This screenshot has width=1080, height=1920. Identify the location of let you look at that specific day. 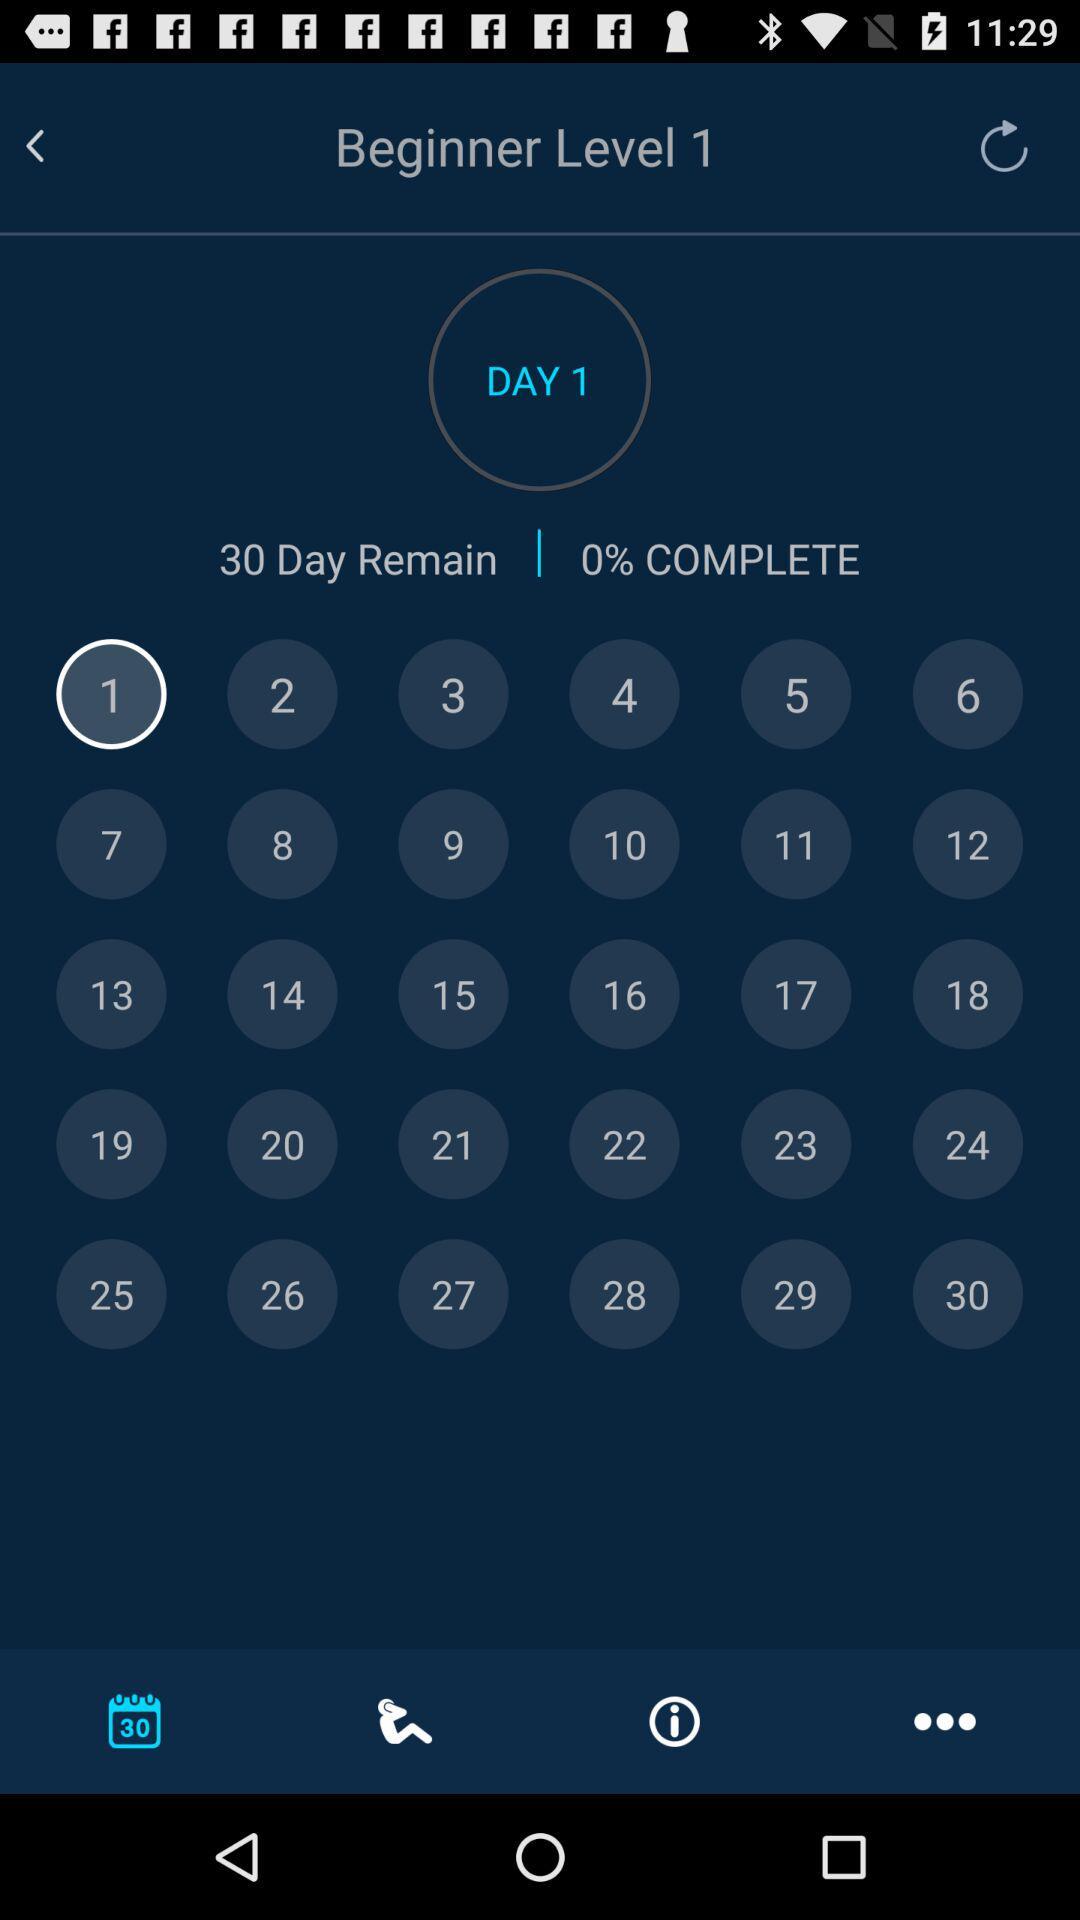
(623, 694).